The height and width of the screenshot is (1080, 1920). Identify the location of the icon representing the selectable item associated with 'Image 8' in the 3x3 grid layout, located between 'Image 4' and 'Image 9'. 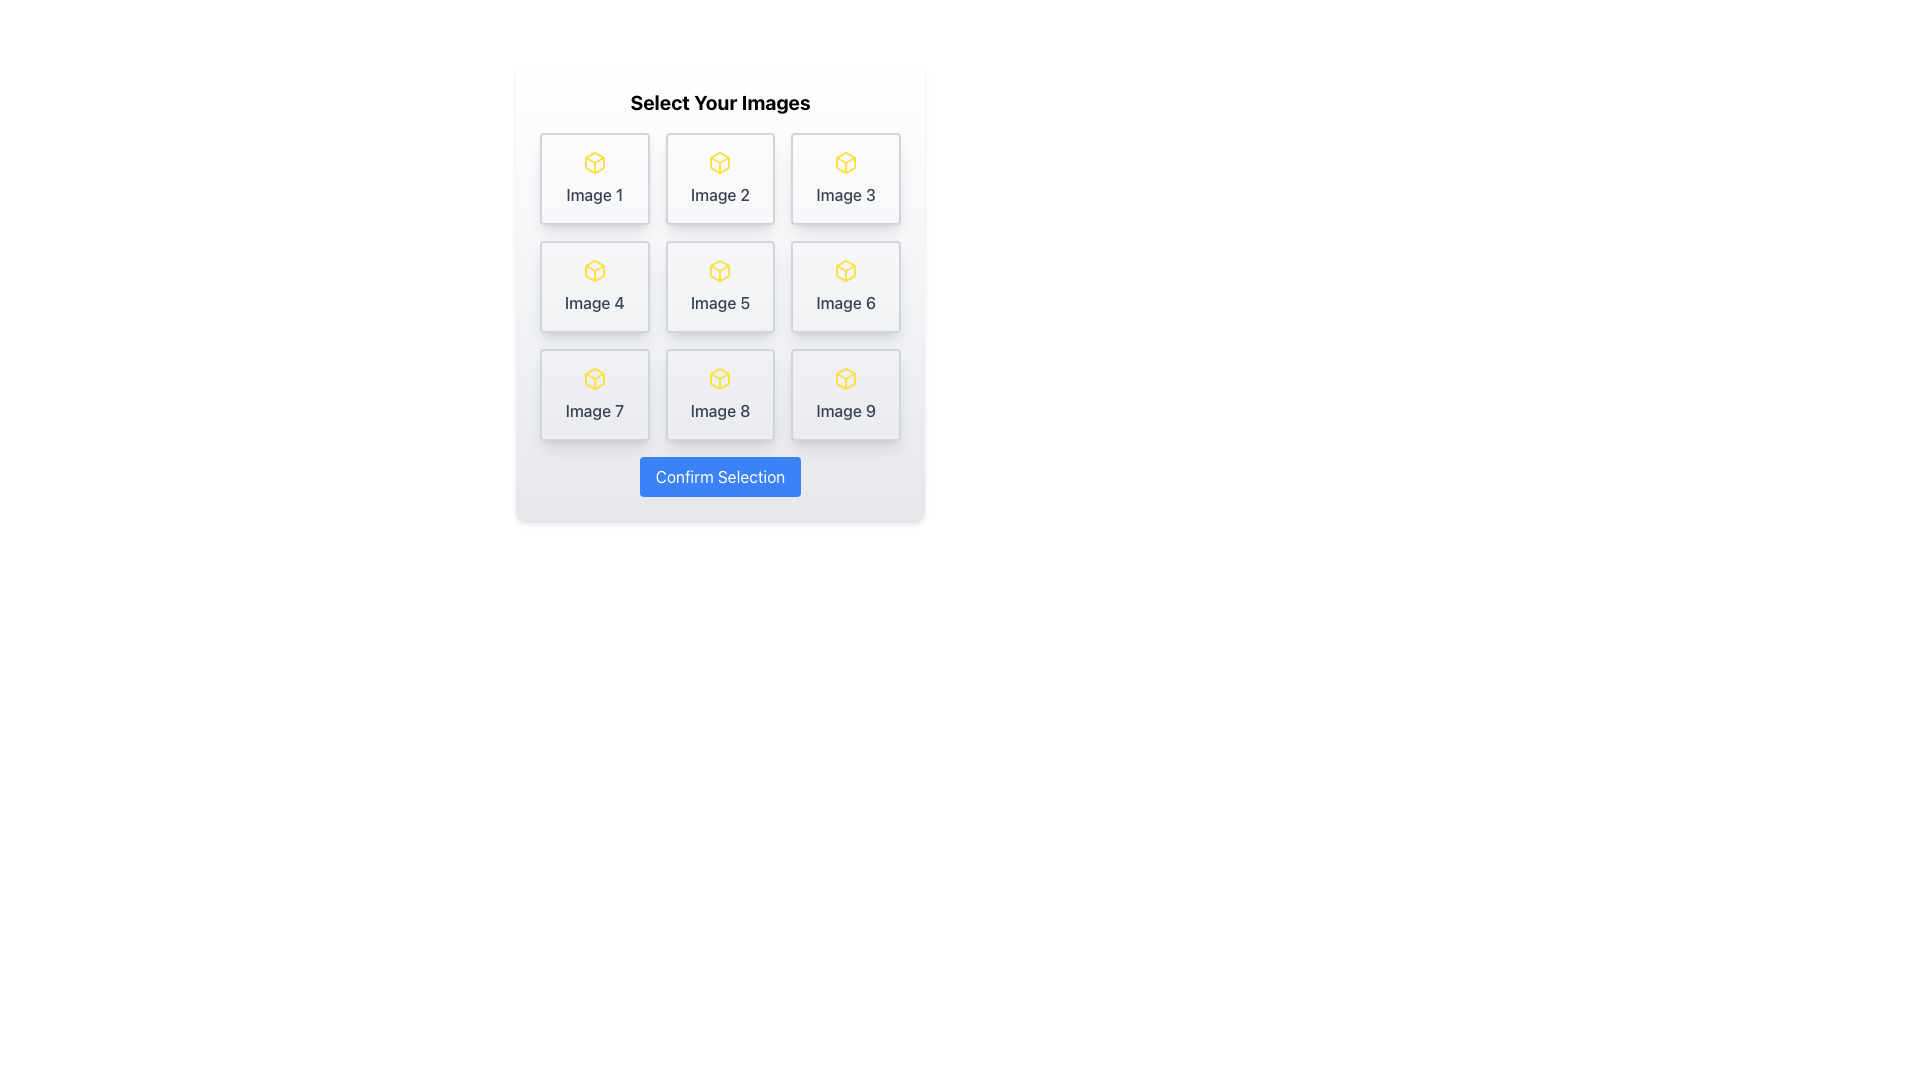
(720, 378).